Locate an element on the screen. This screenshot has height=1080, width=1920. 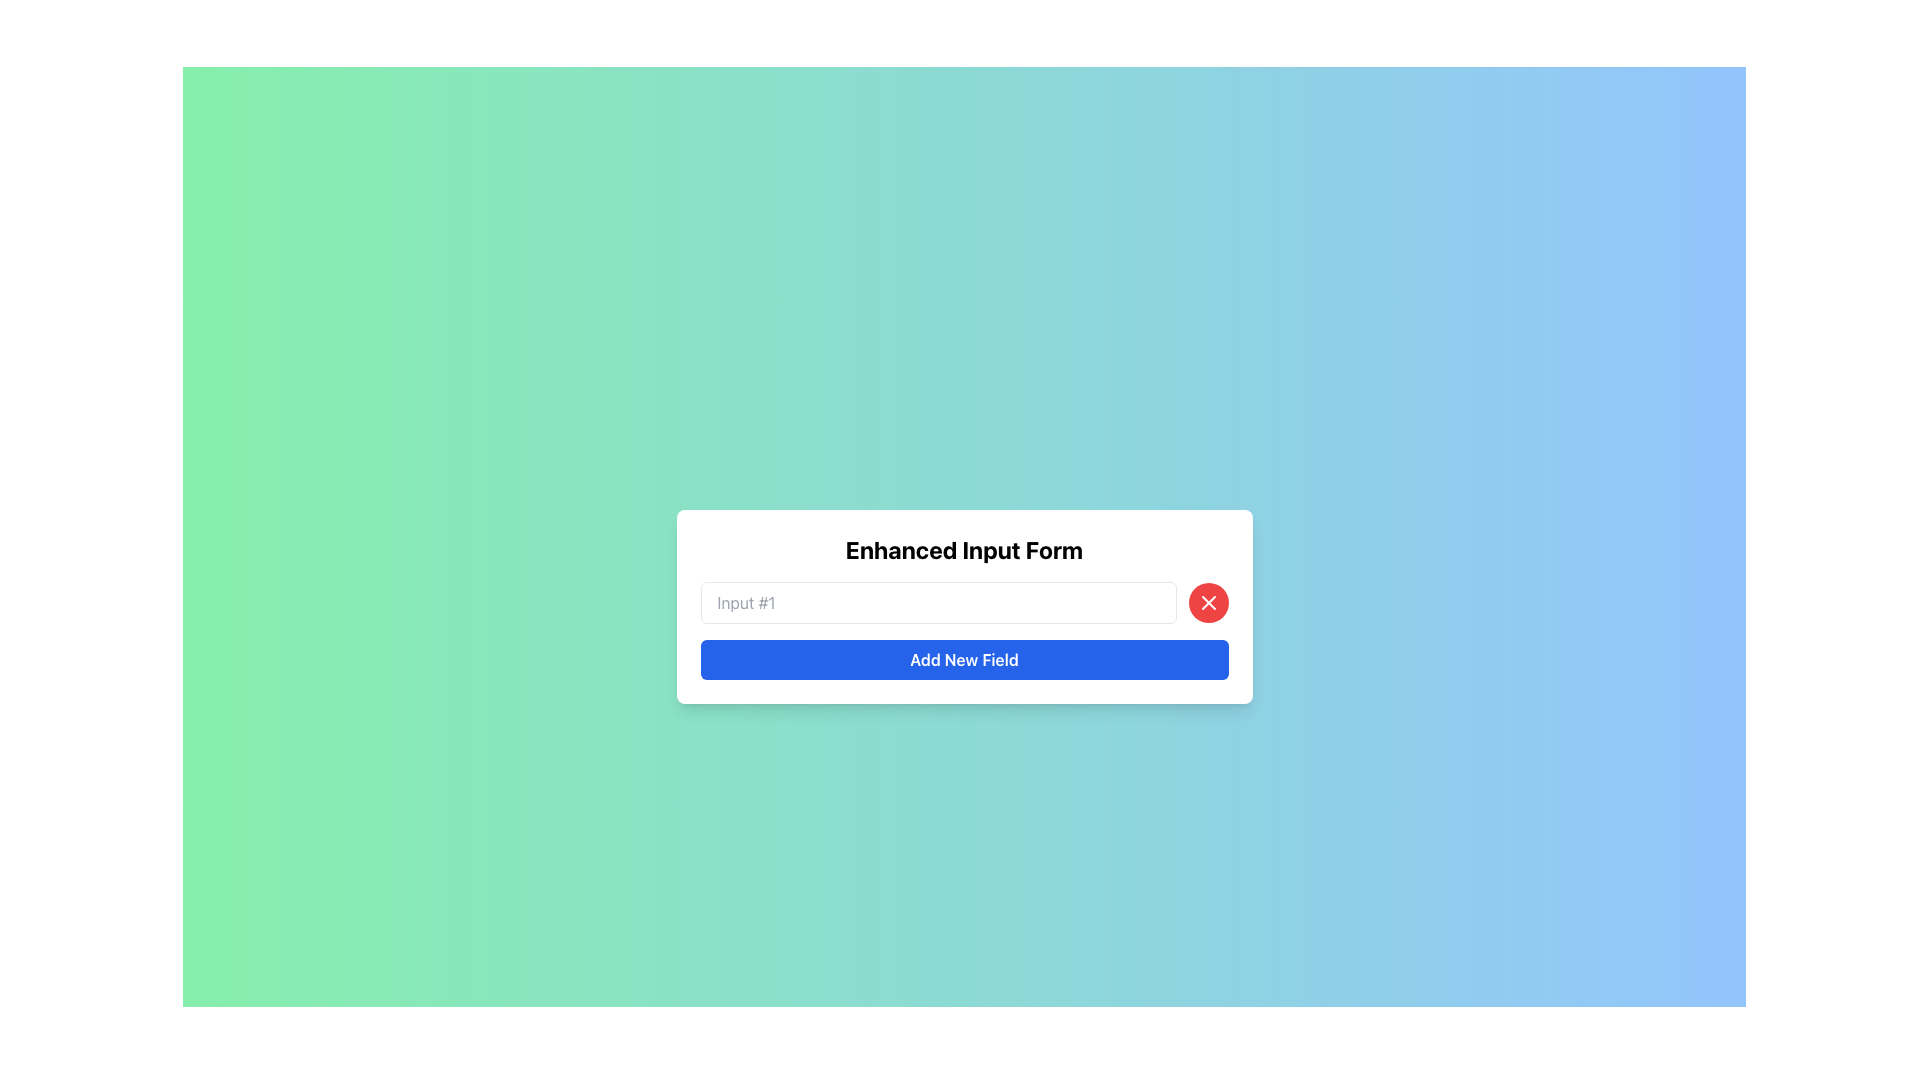
the red circular button with a white 'X' symbol is located at coordinates (1207, 601).